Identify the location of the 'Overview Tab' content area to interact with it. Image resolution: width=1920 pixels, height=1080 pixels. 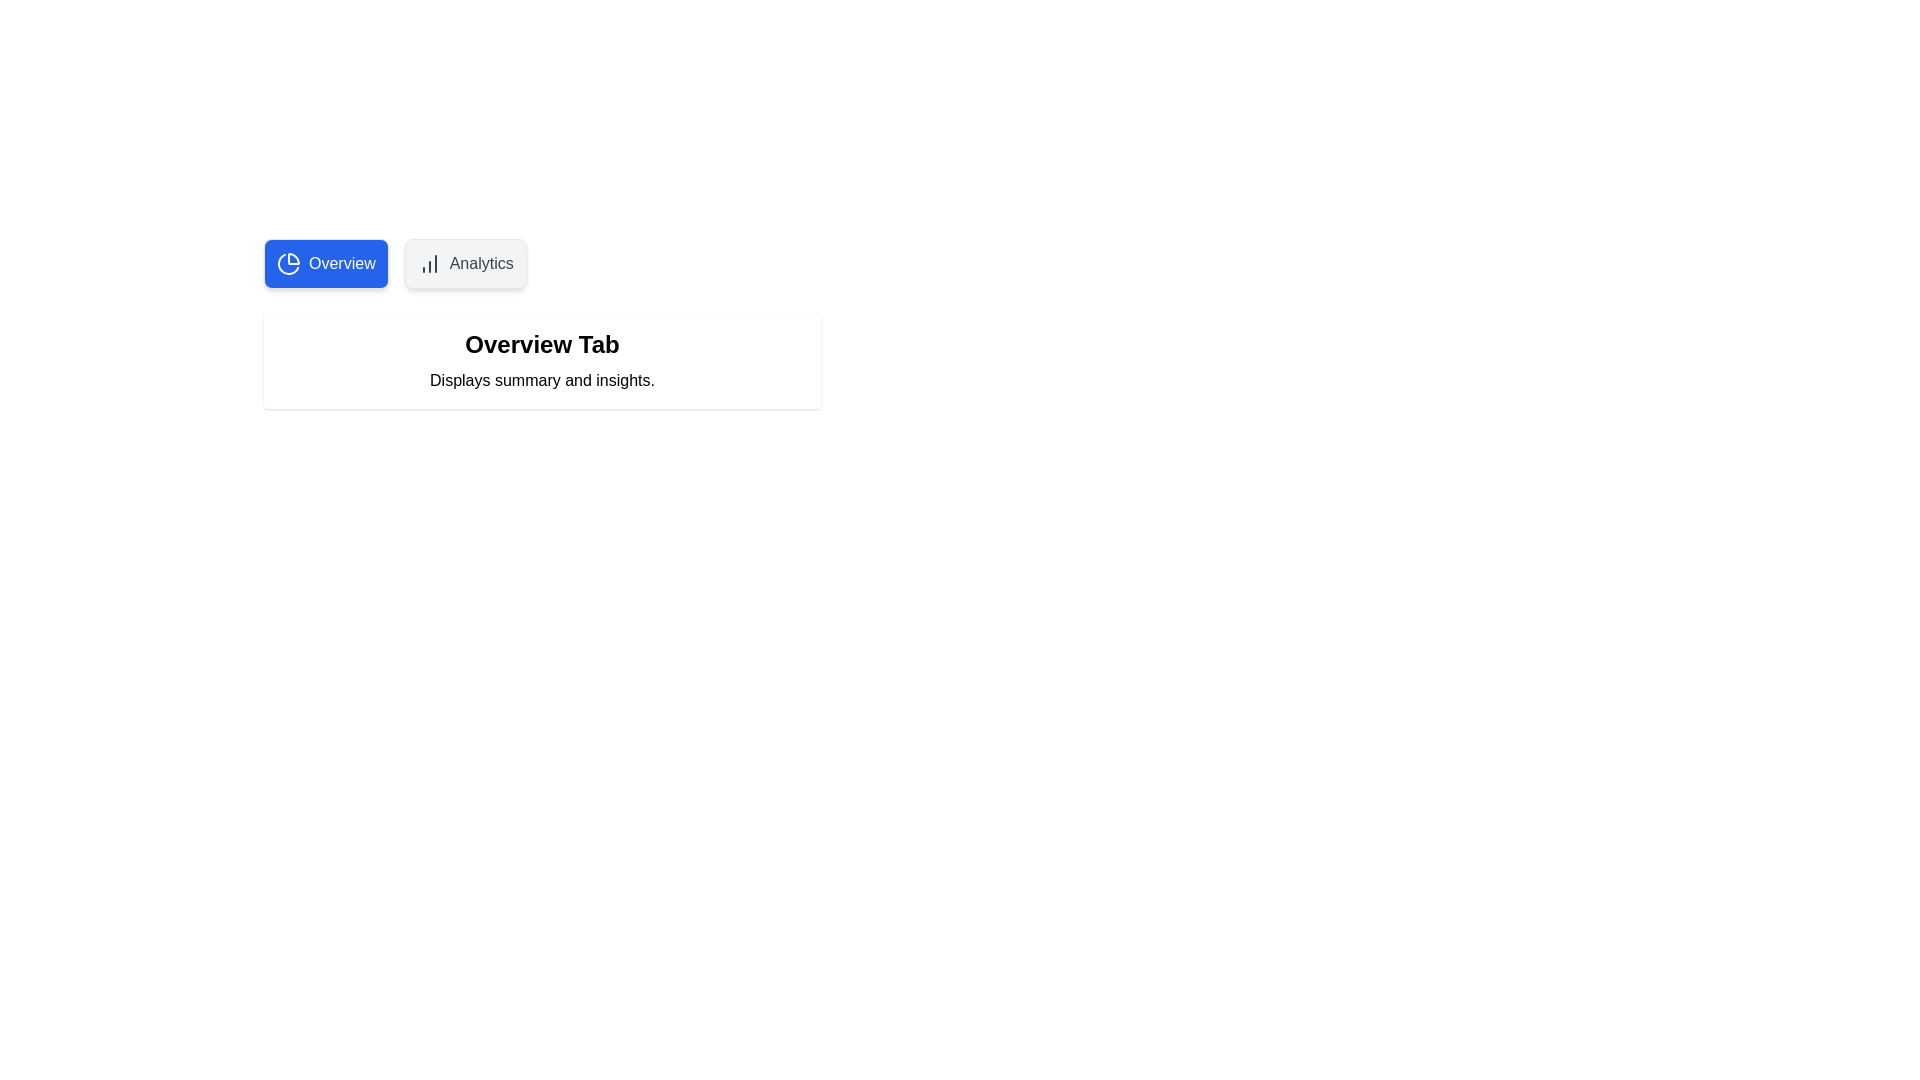
(542, 361).